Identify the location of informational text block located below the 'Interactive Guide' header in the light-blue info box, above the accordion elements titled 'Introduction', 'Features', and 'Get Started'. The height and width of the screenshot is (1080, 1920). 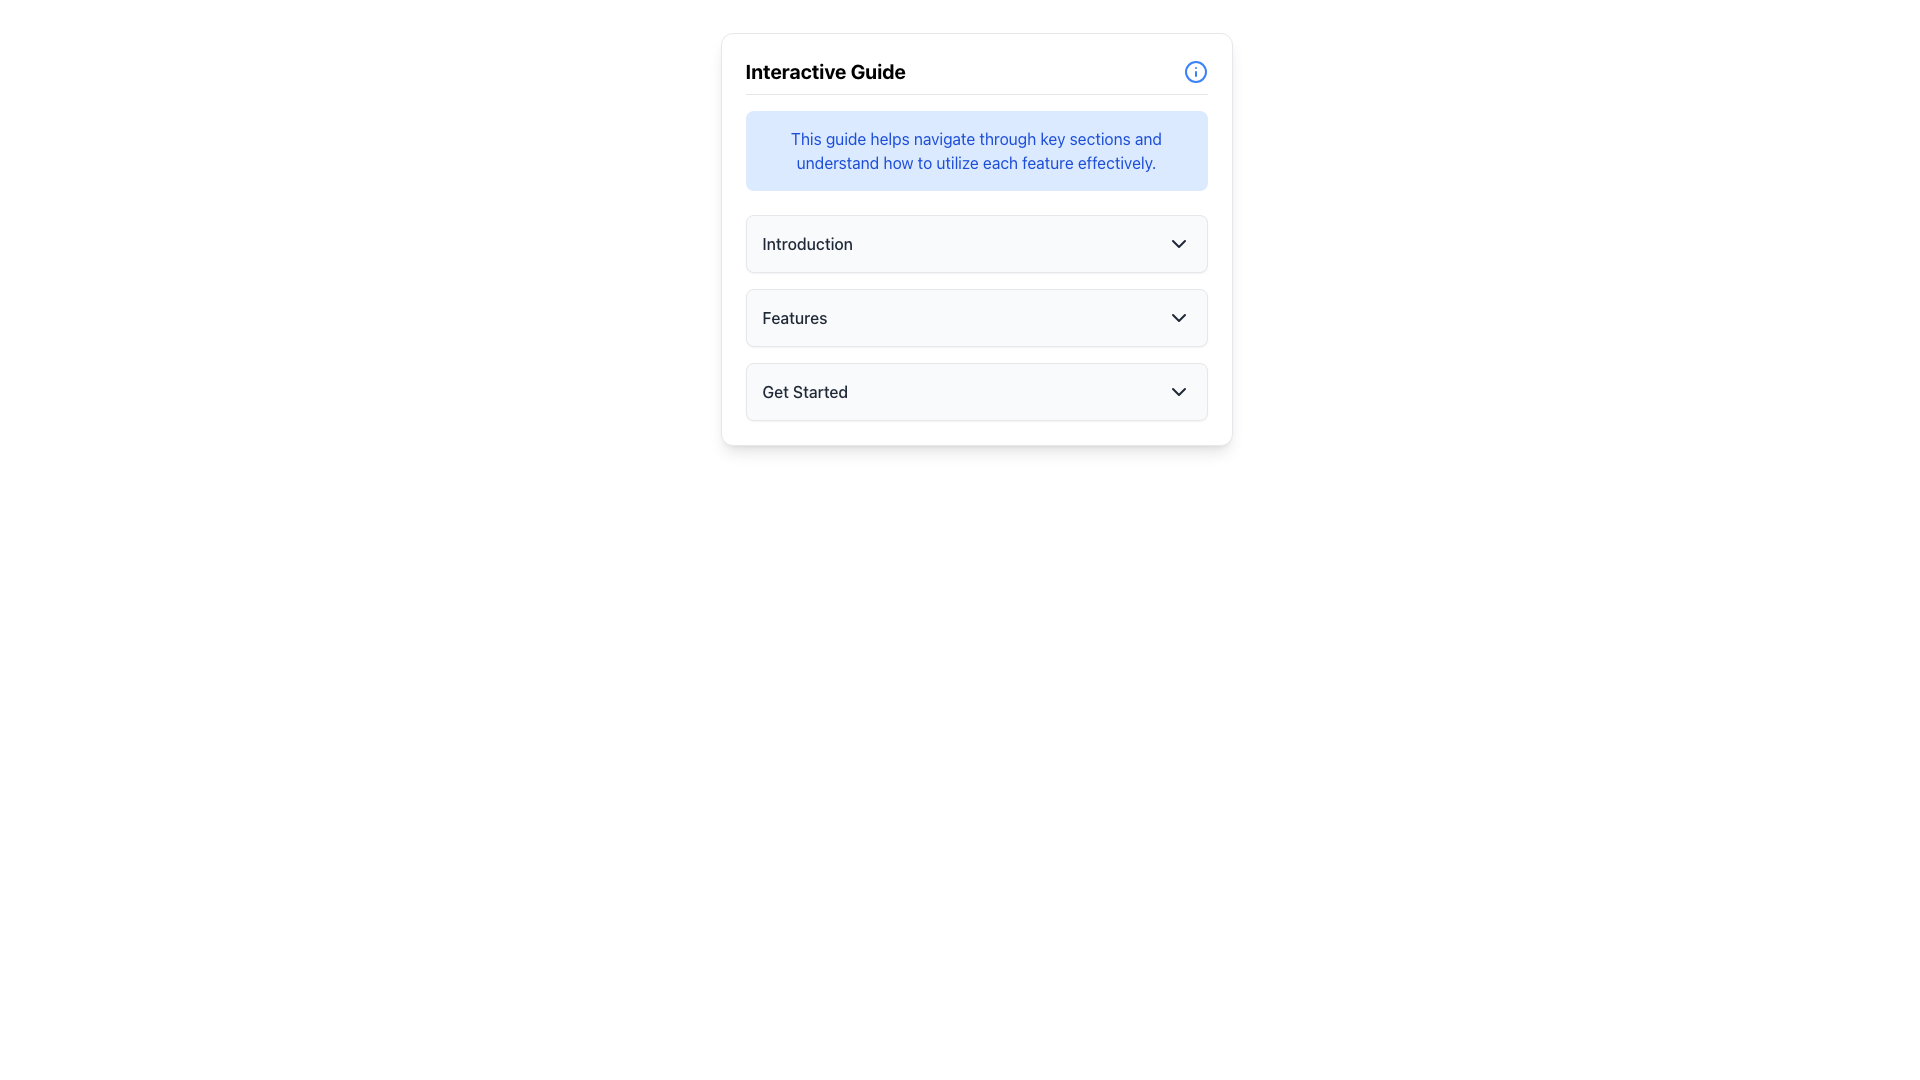
(976, 149).